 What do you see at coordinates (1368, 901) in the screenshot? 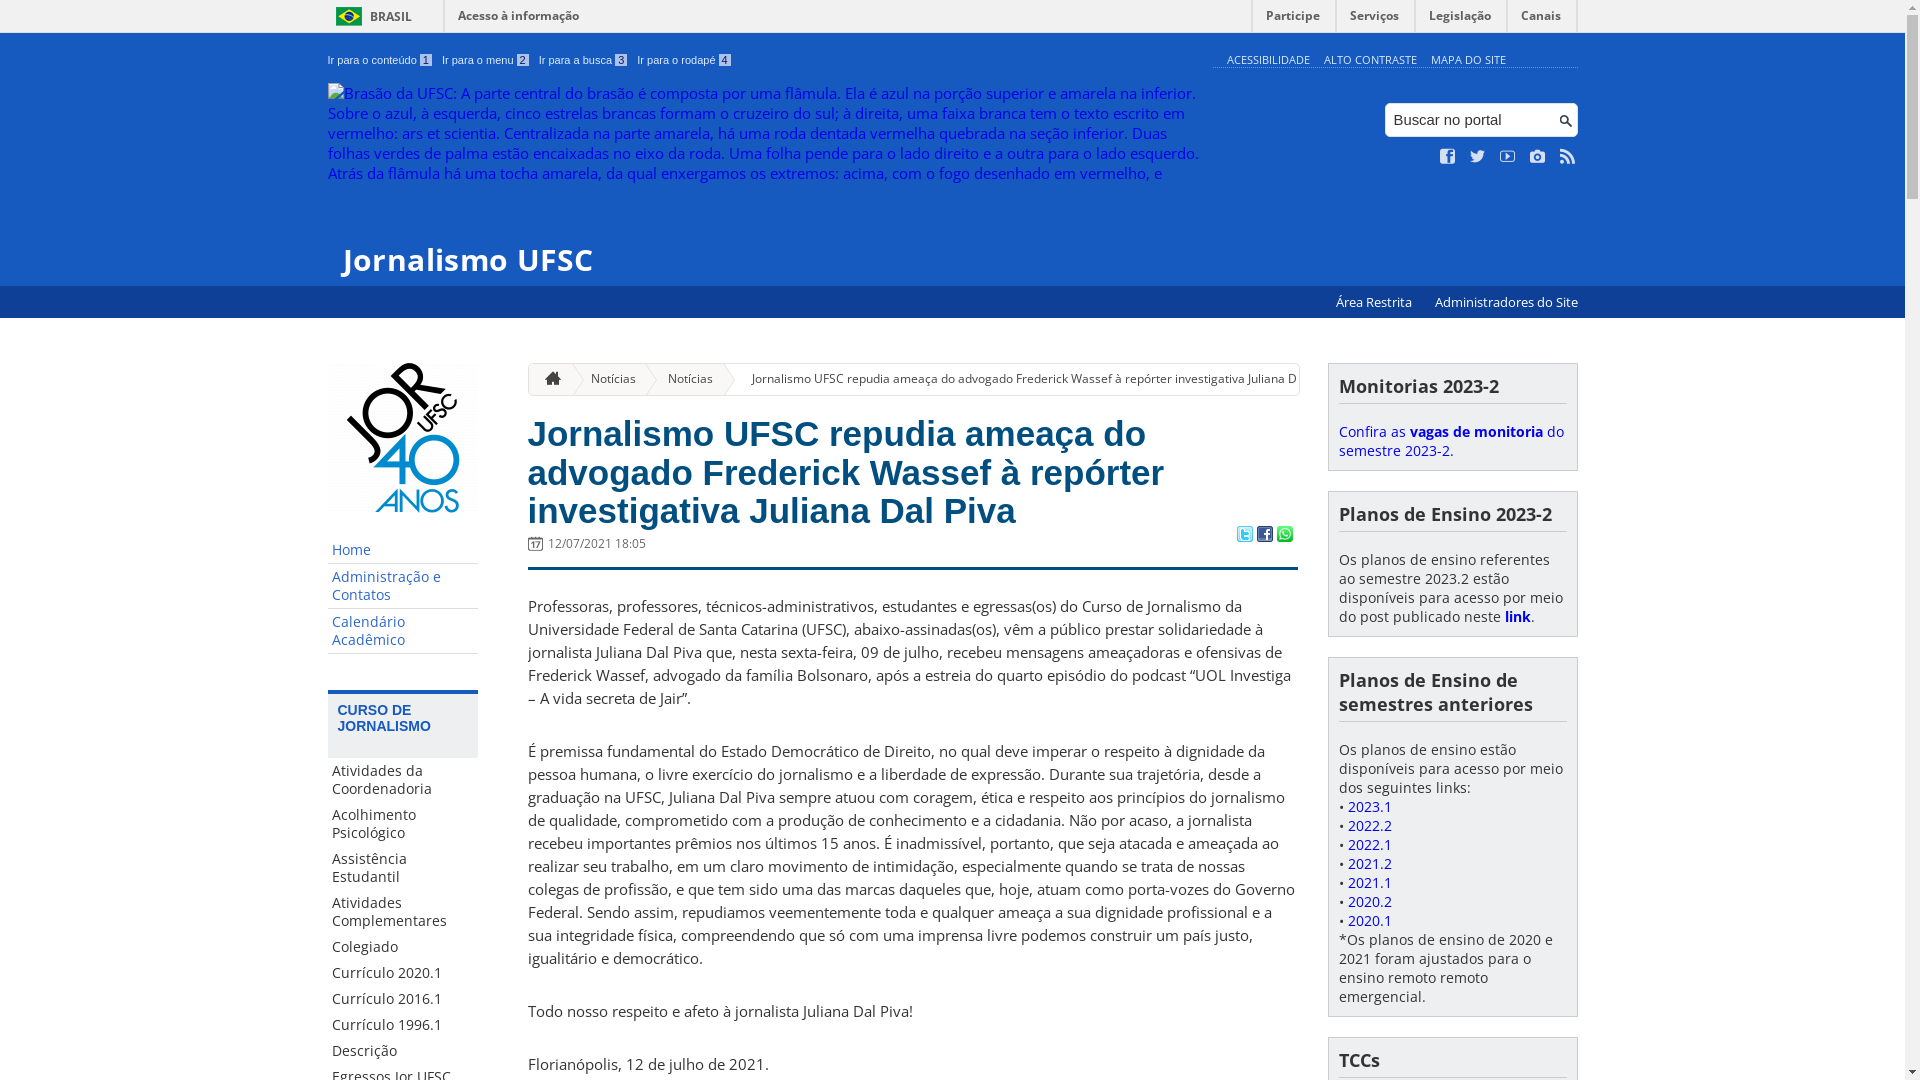
I see `'2020.2'` at bounding box center [1368, 901].